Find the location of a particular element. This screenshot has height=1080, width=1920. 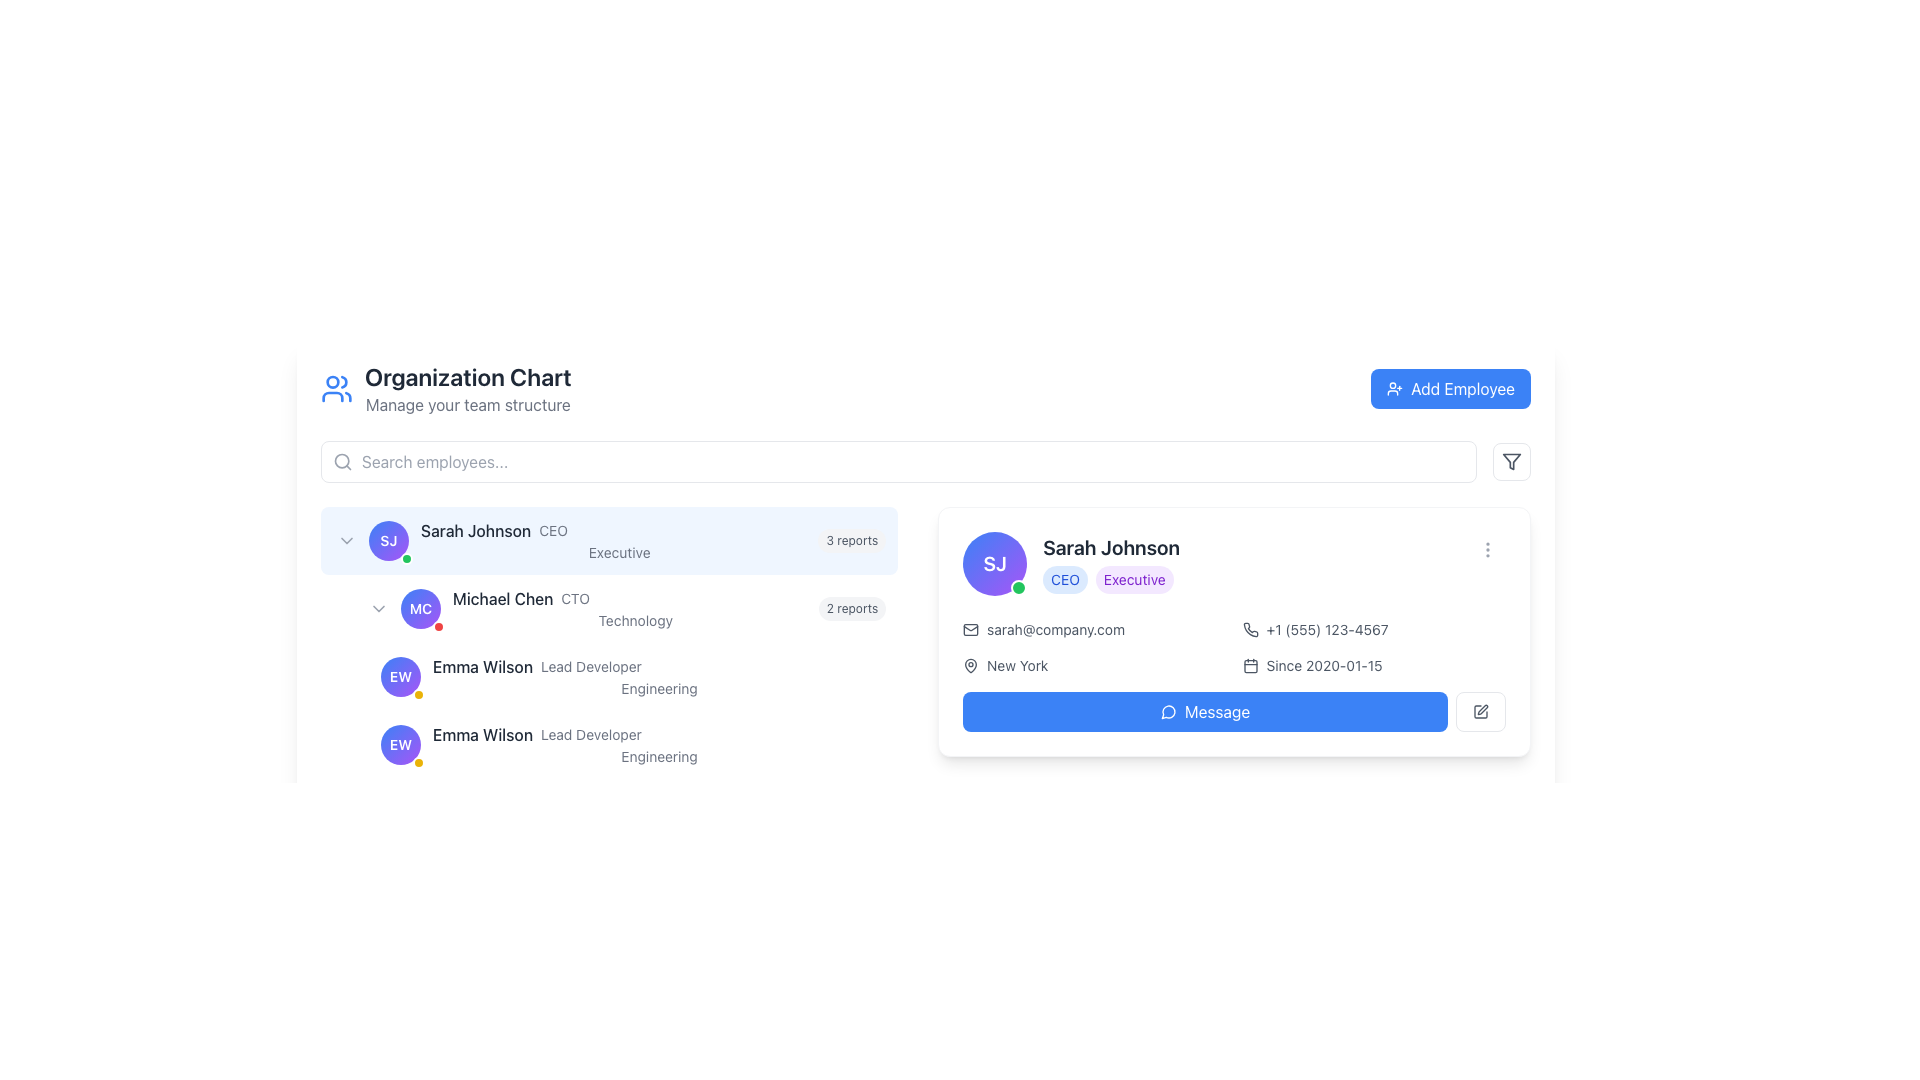

the vertical ellipsis icon (three vertical dots) located in the upper-right corner of the detailed information card for Sarah Johnson is located at coordinates (1488, 550).